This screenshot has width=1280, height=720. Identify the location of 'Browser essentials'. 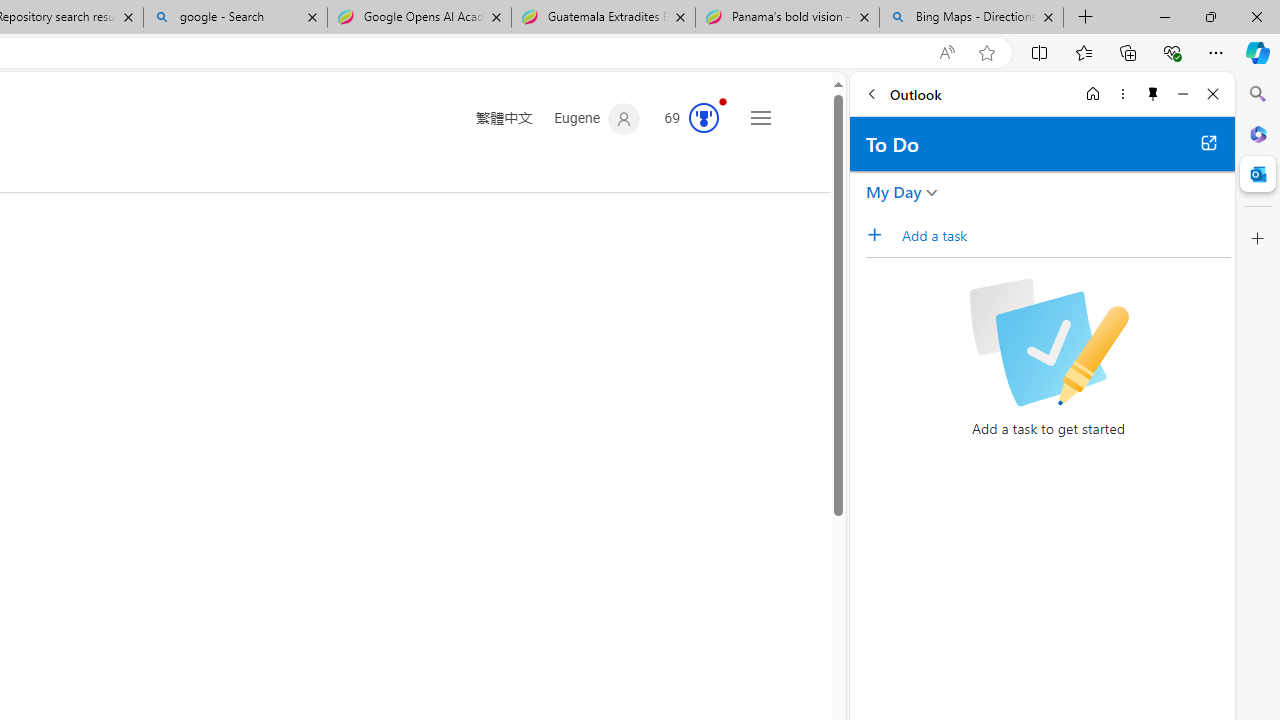
(1171, 51).